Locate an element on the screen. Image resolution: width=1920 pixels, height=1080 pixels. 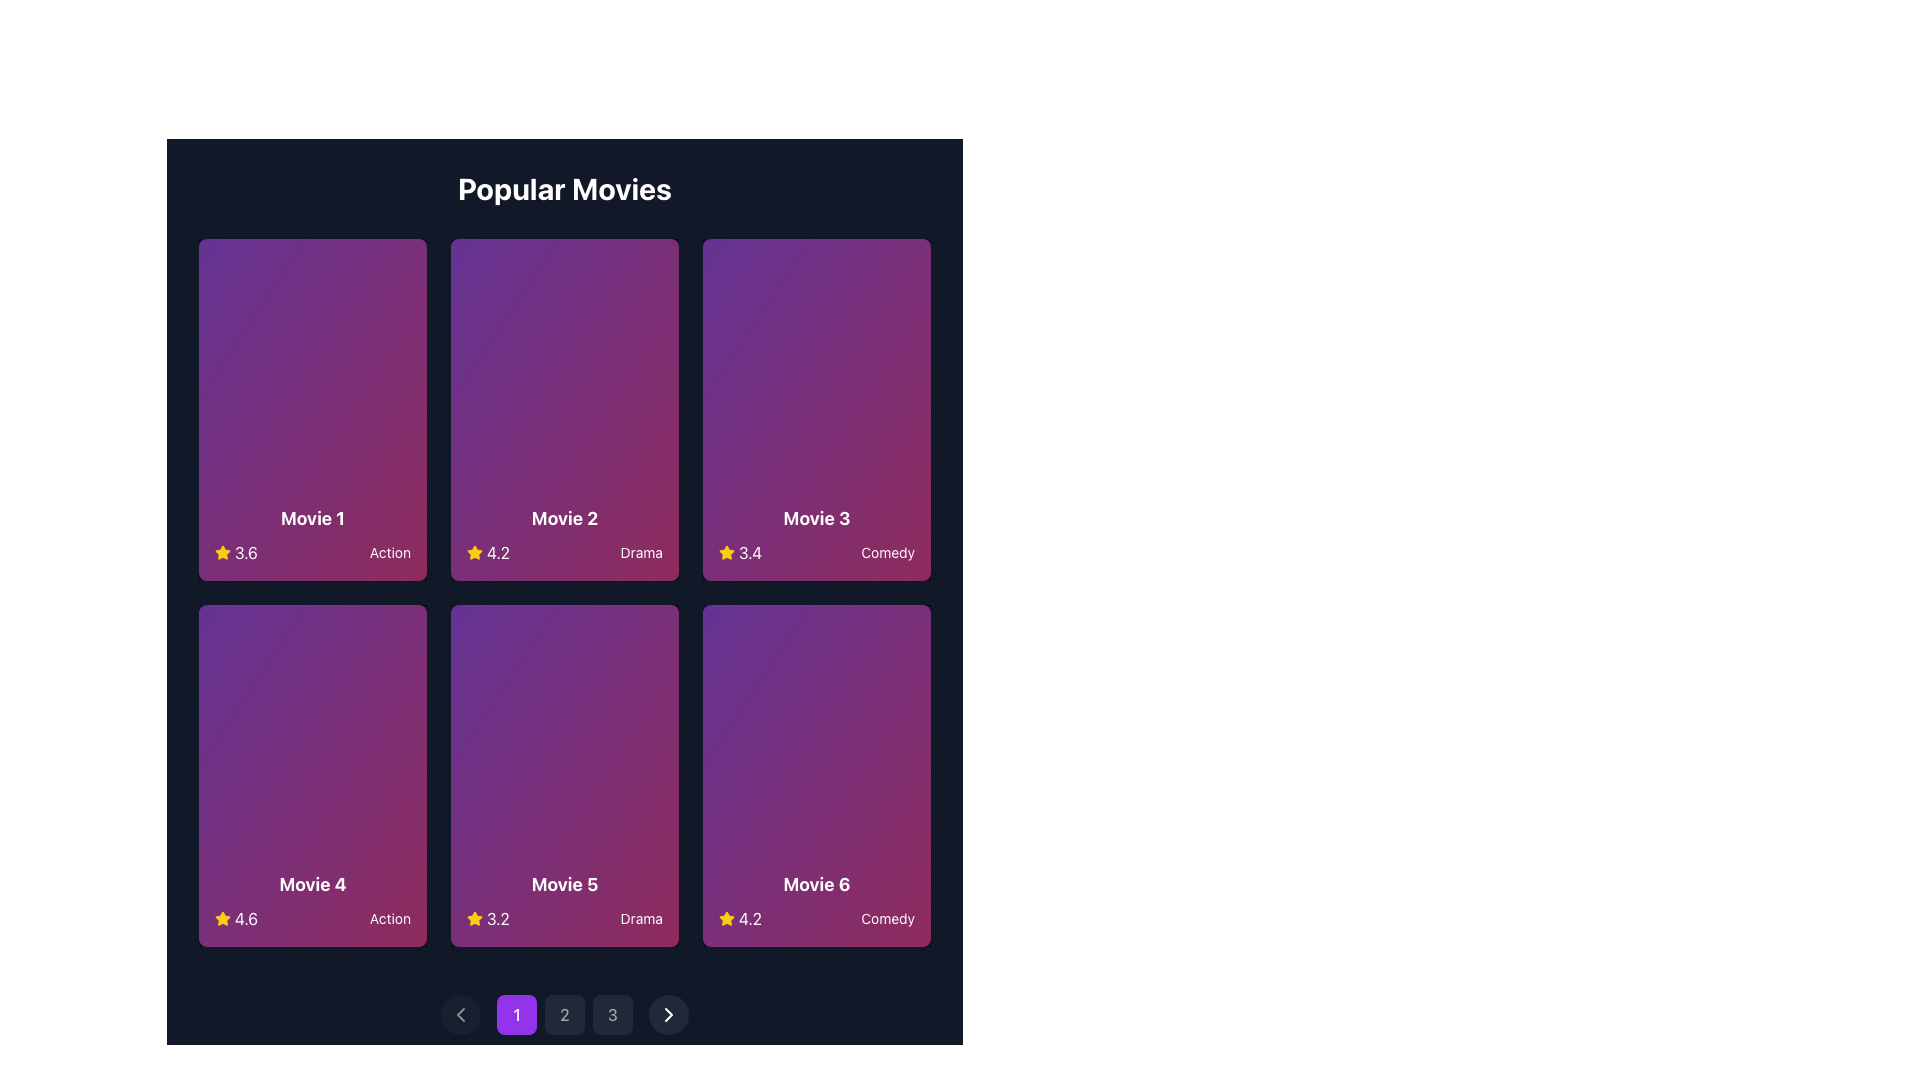
the button containing the chevron-left SVG icon in the bottom navigation bar to observe any hover effects is located at coordinates (459, 1014).